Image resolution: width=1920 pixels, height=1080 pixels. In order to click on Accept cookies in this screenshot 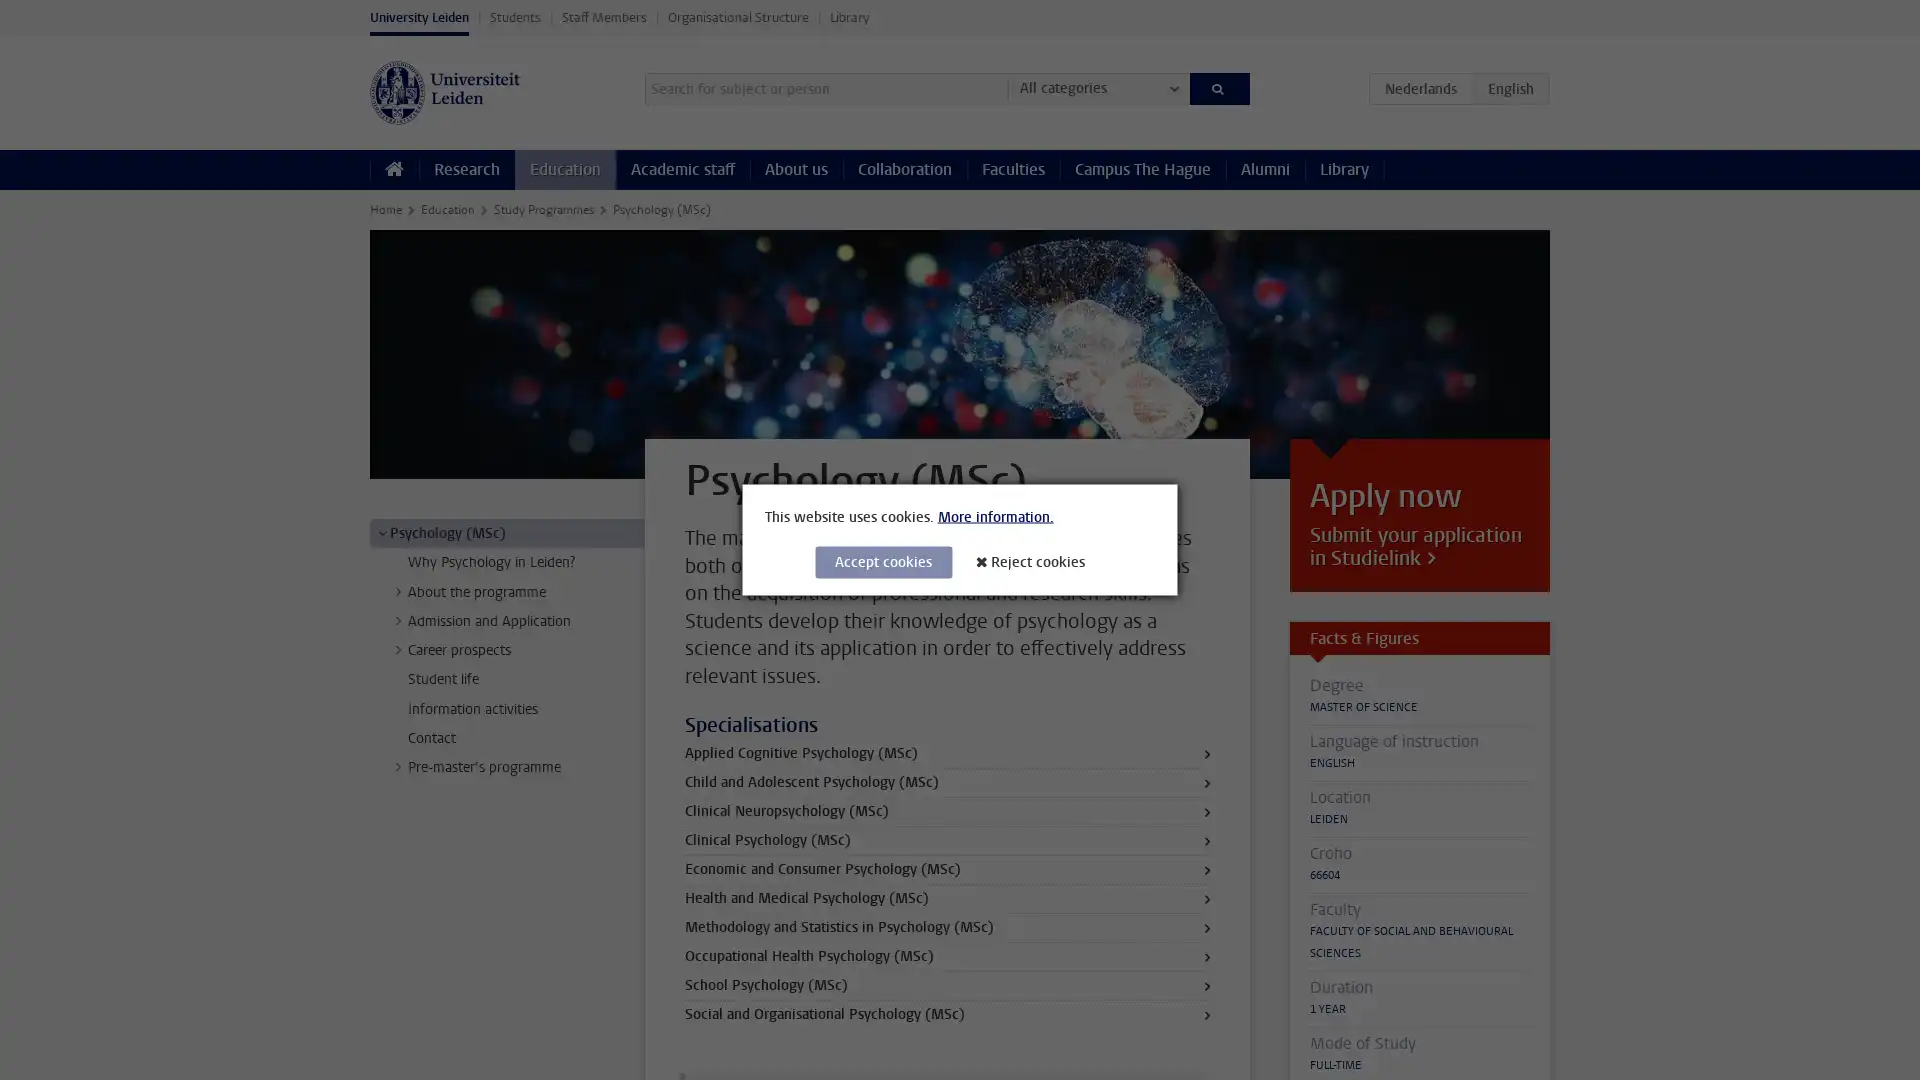, I will do `click(882, 562)`.